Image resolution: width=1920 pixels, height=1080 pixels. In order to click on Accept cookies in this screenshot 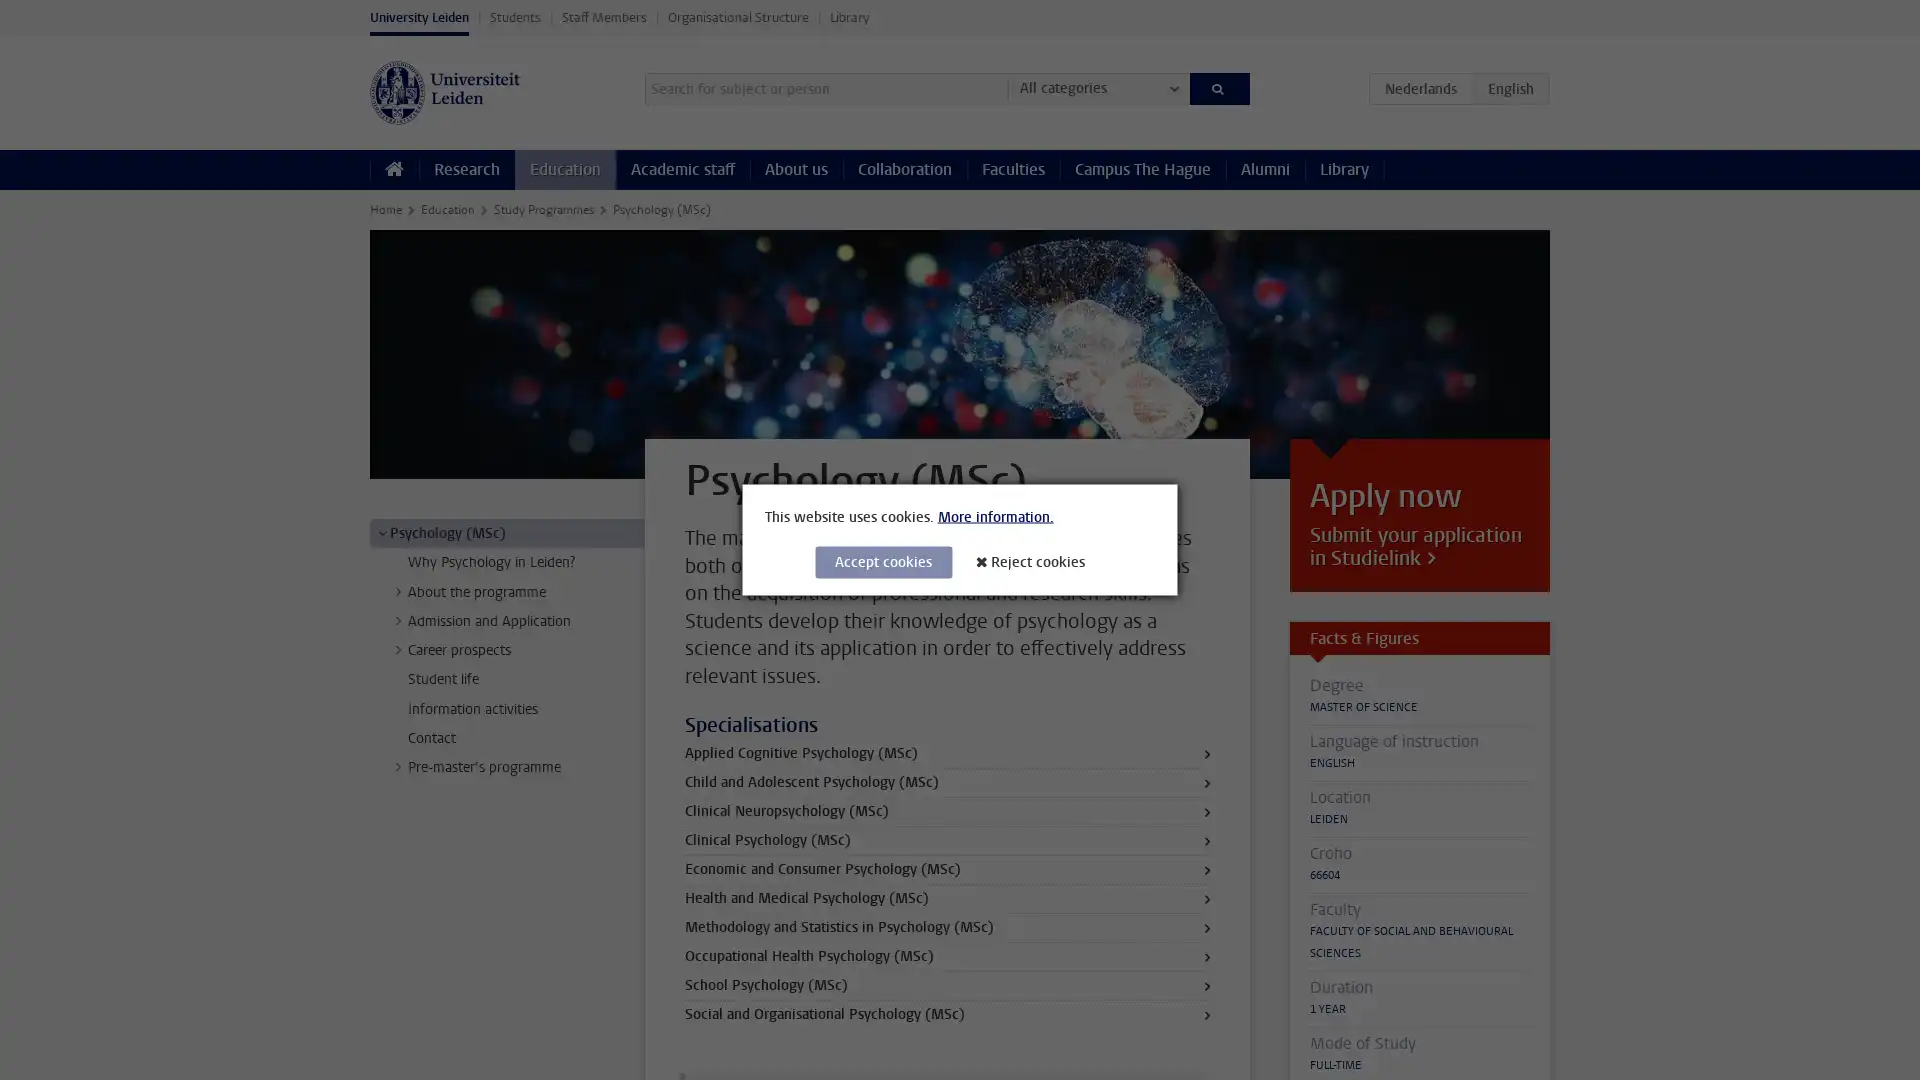, I will do `click(882, 562)`.